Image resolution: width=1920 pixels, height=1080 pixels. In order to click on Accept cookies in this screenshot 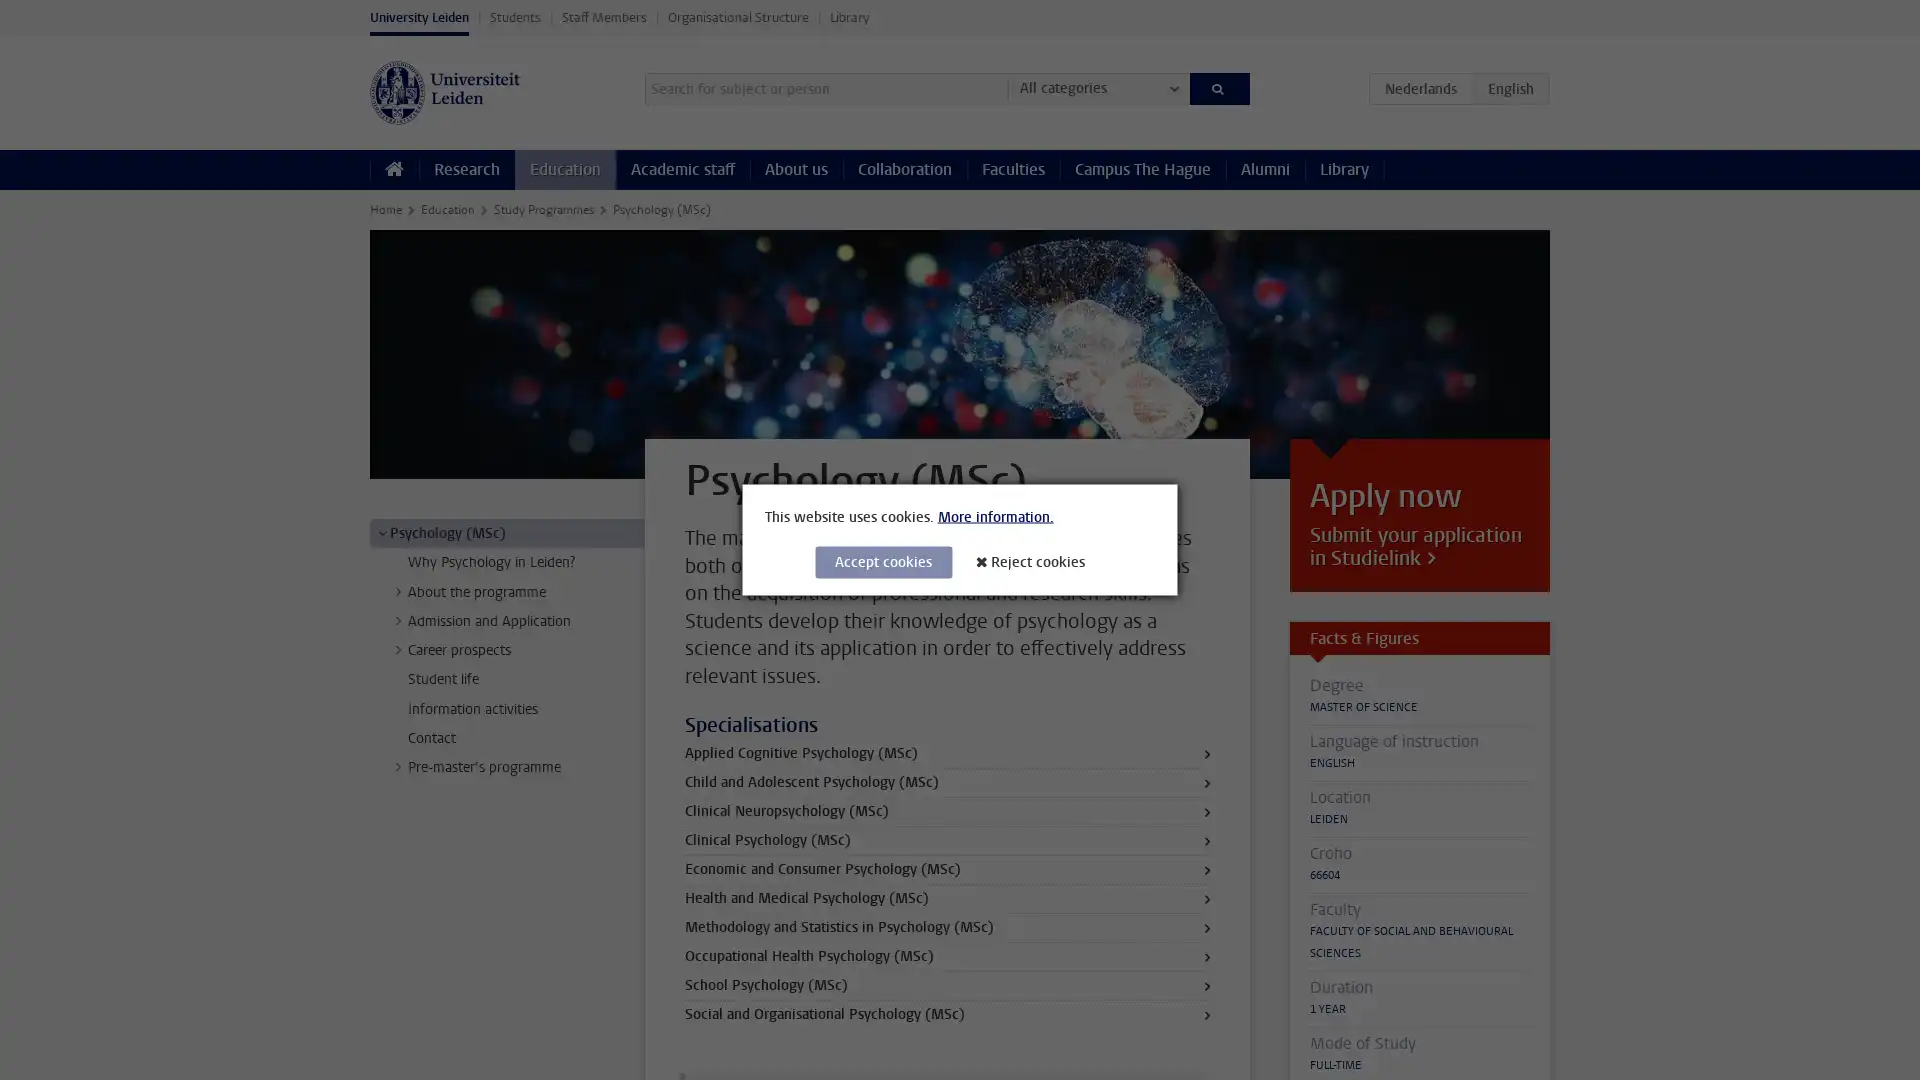, I will do `click(882, 562)`.